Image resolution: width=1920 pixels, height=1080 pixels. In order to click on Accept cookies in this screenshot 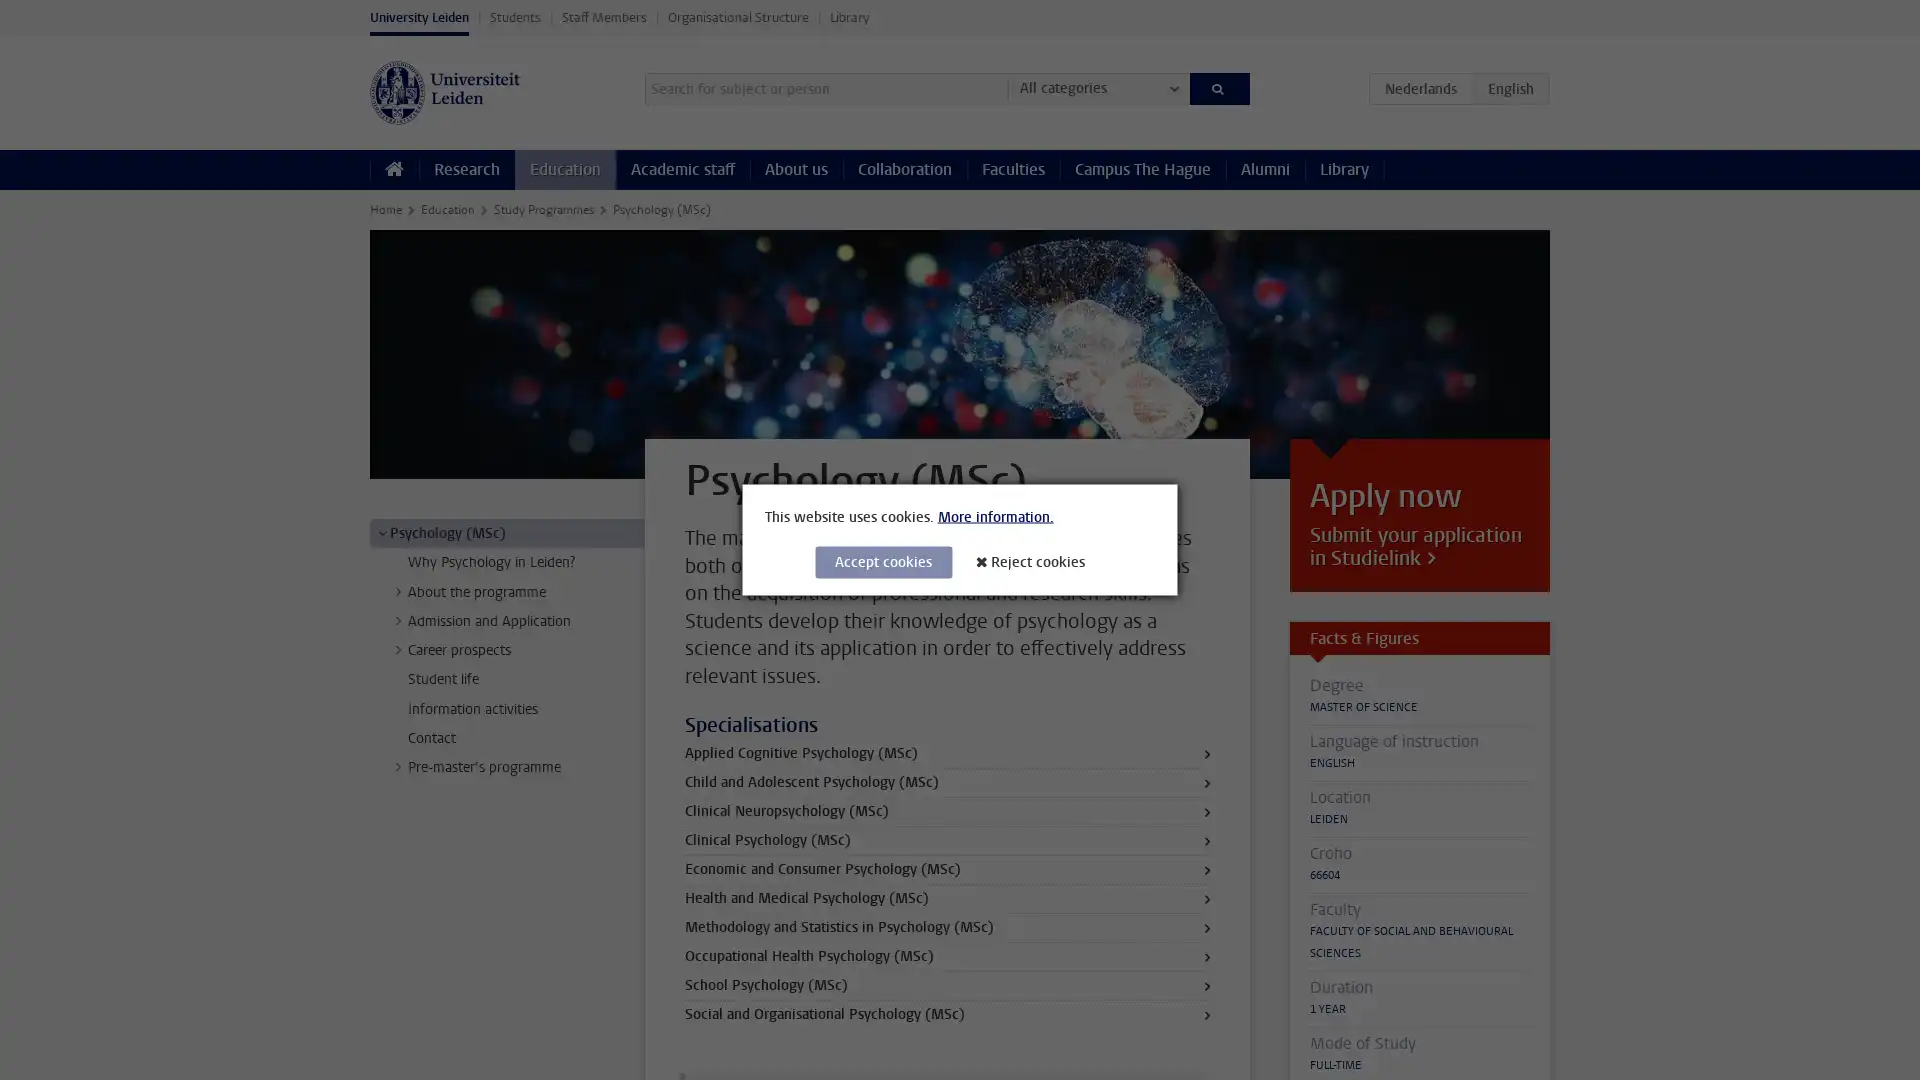, I will do `click(882, 562)`.